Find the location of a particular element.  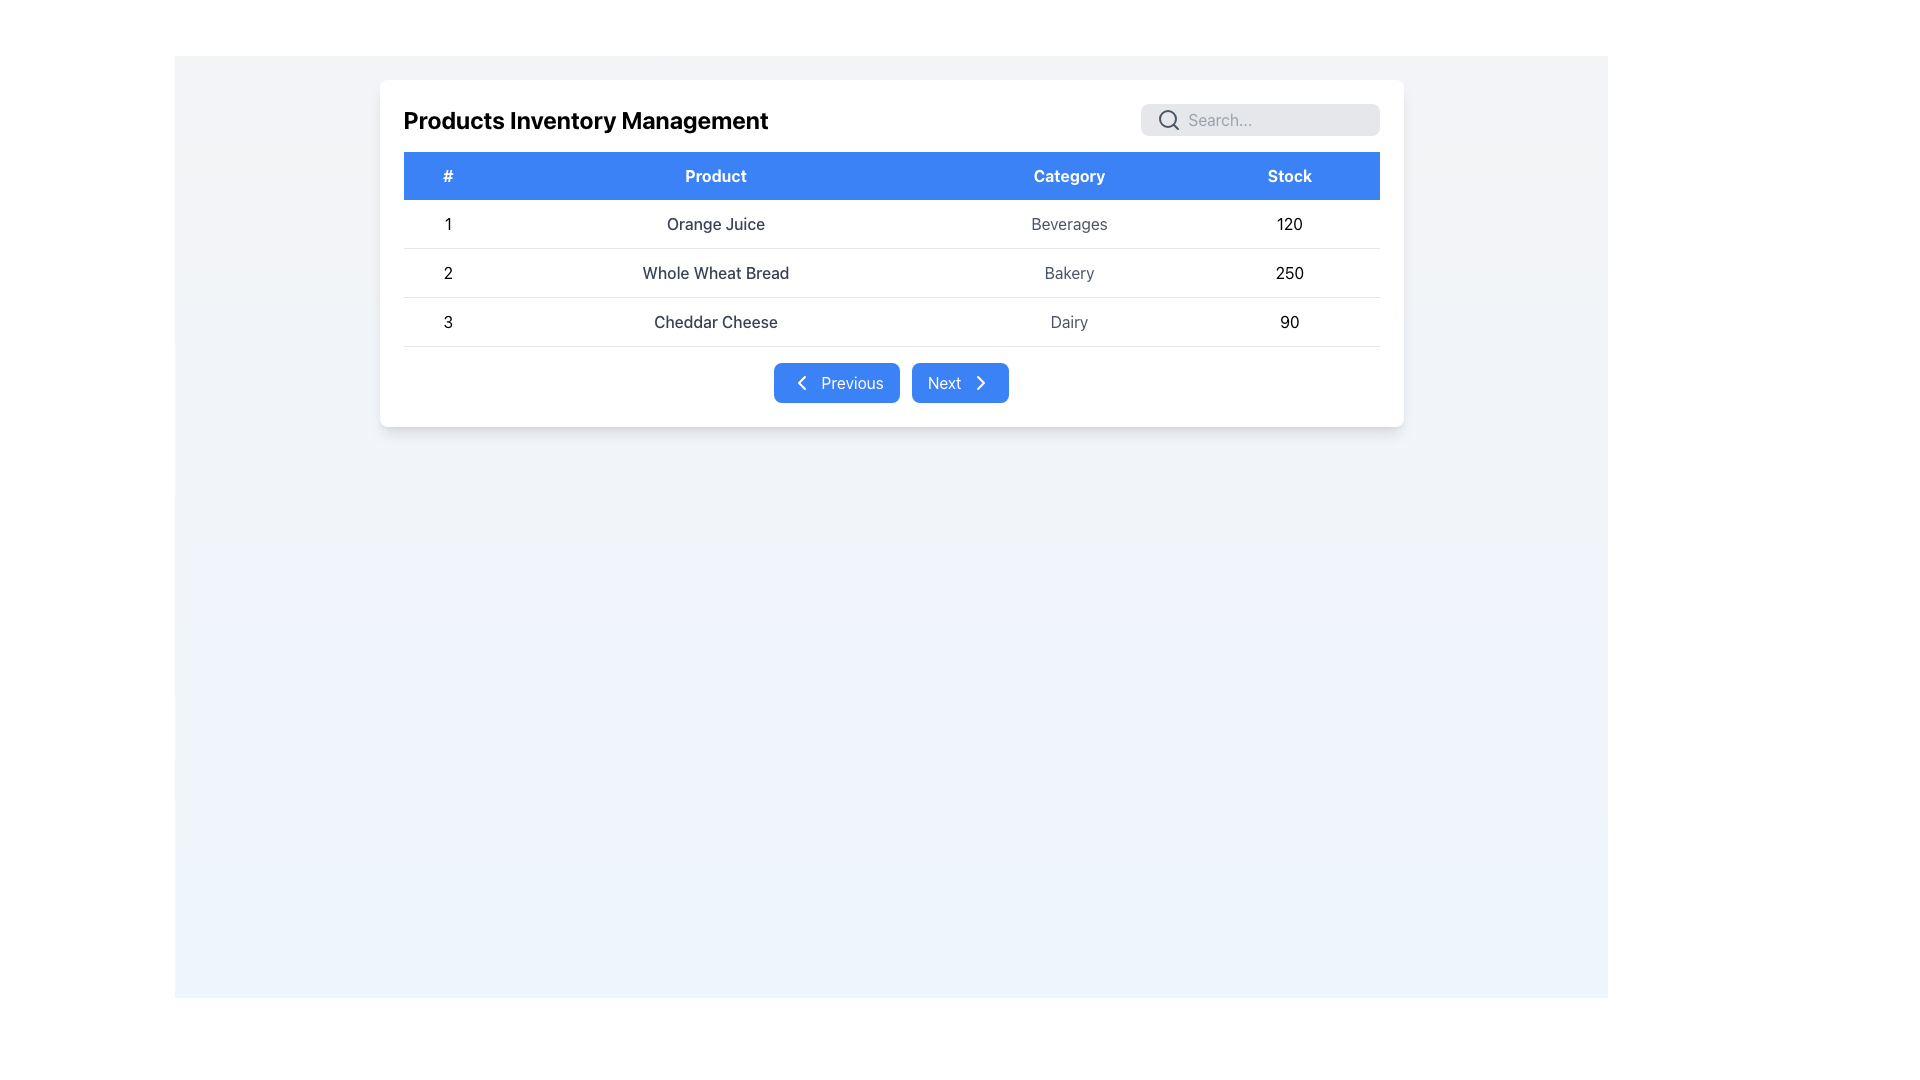

the text label displaying 'Whole Wheat Bread' which is styled with a gray font and located in the second column of the second row of the product information table is located at coordinates (715, 273).